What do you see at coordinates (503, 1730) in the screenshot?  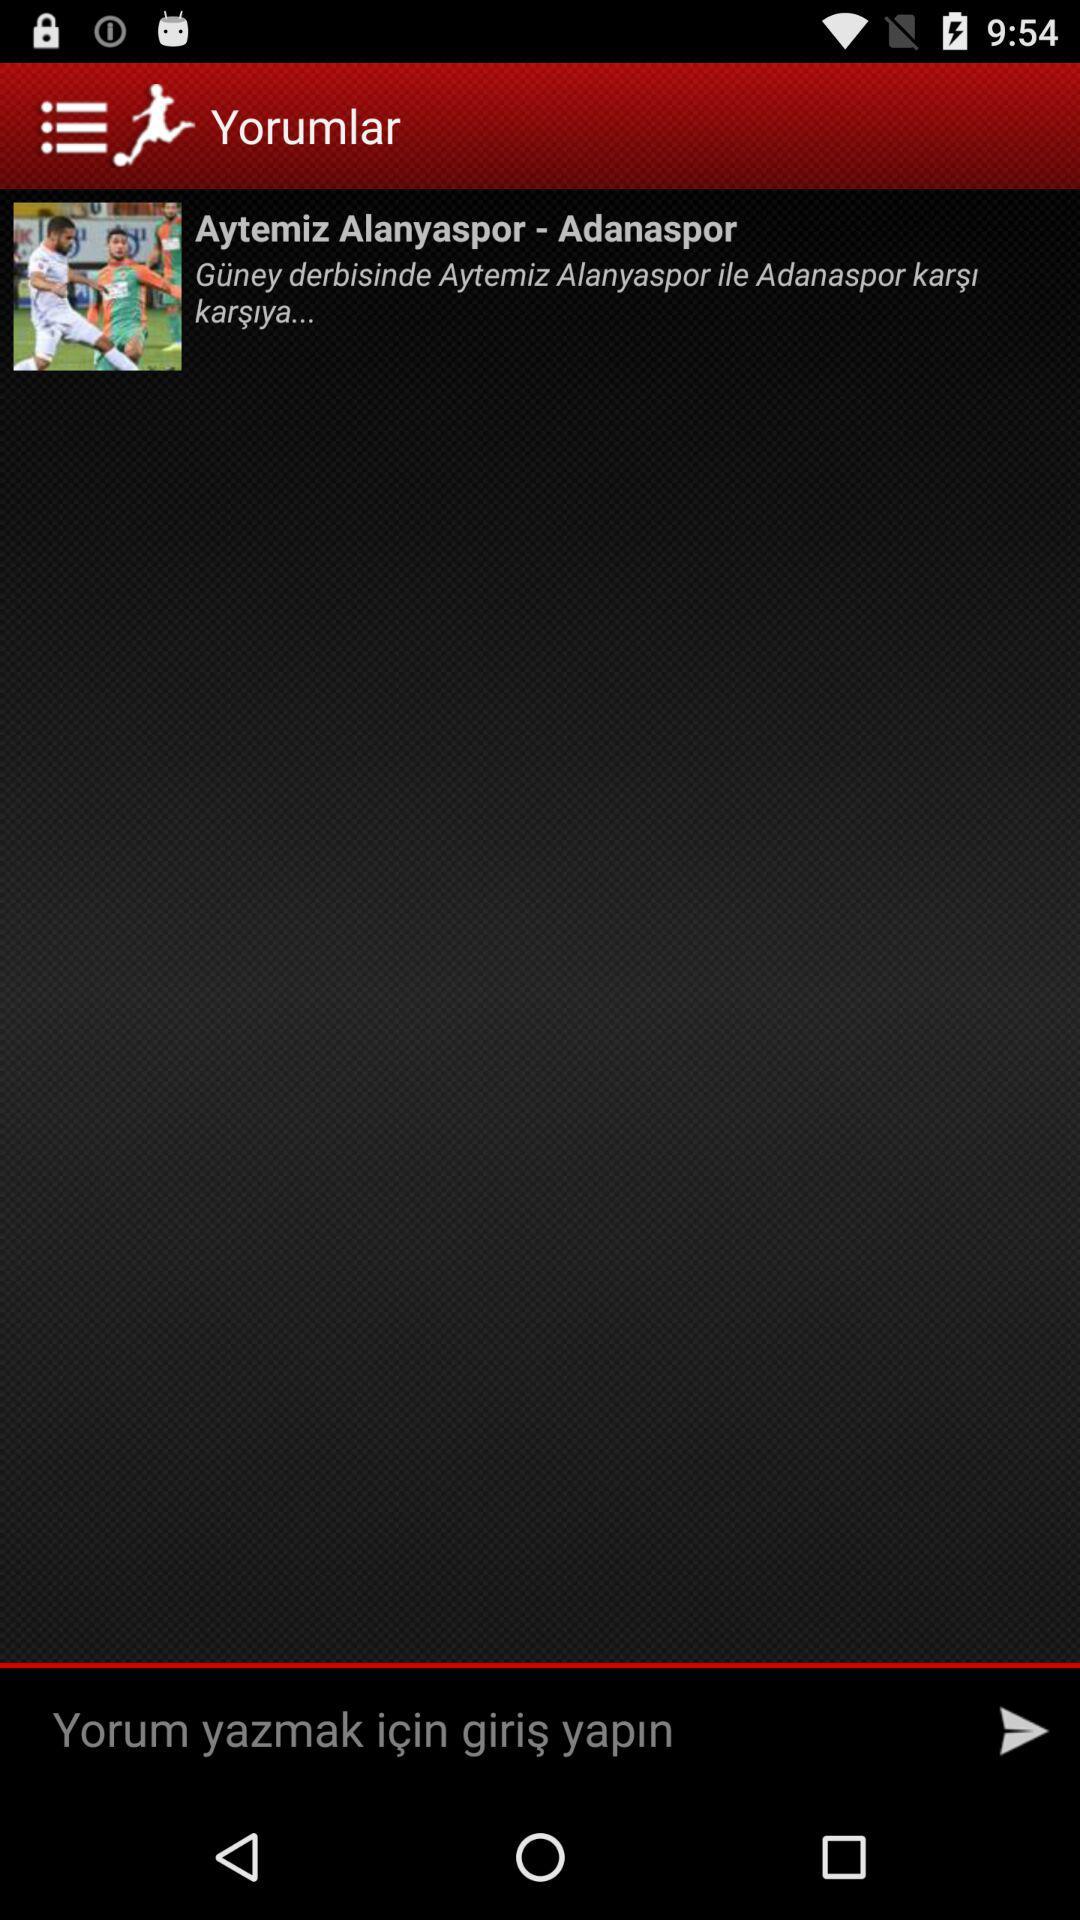 I see `write a message` at bounding box center [503, 1730].